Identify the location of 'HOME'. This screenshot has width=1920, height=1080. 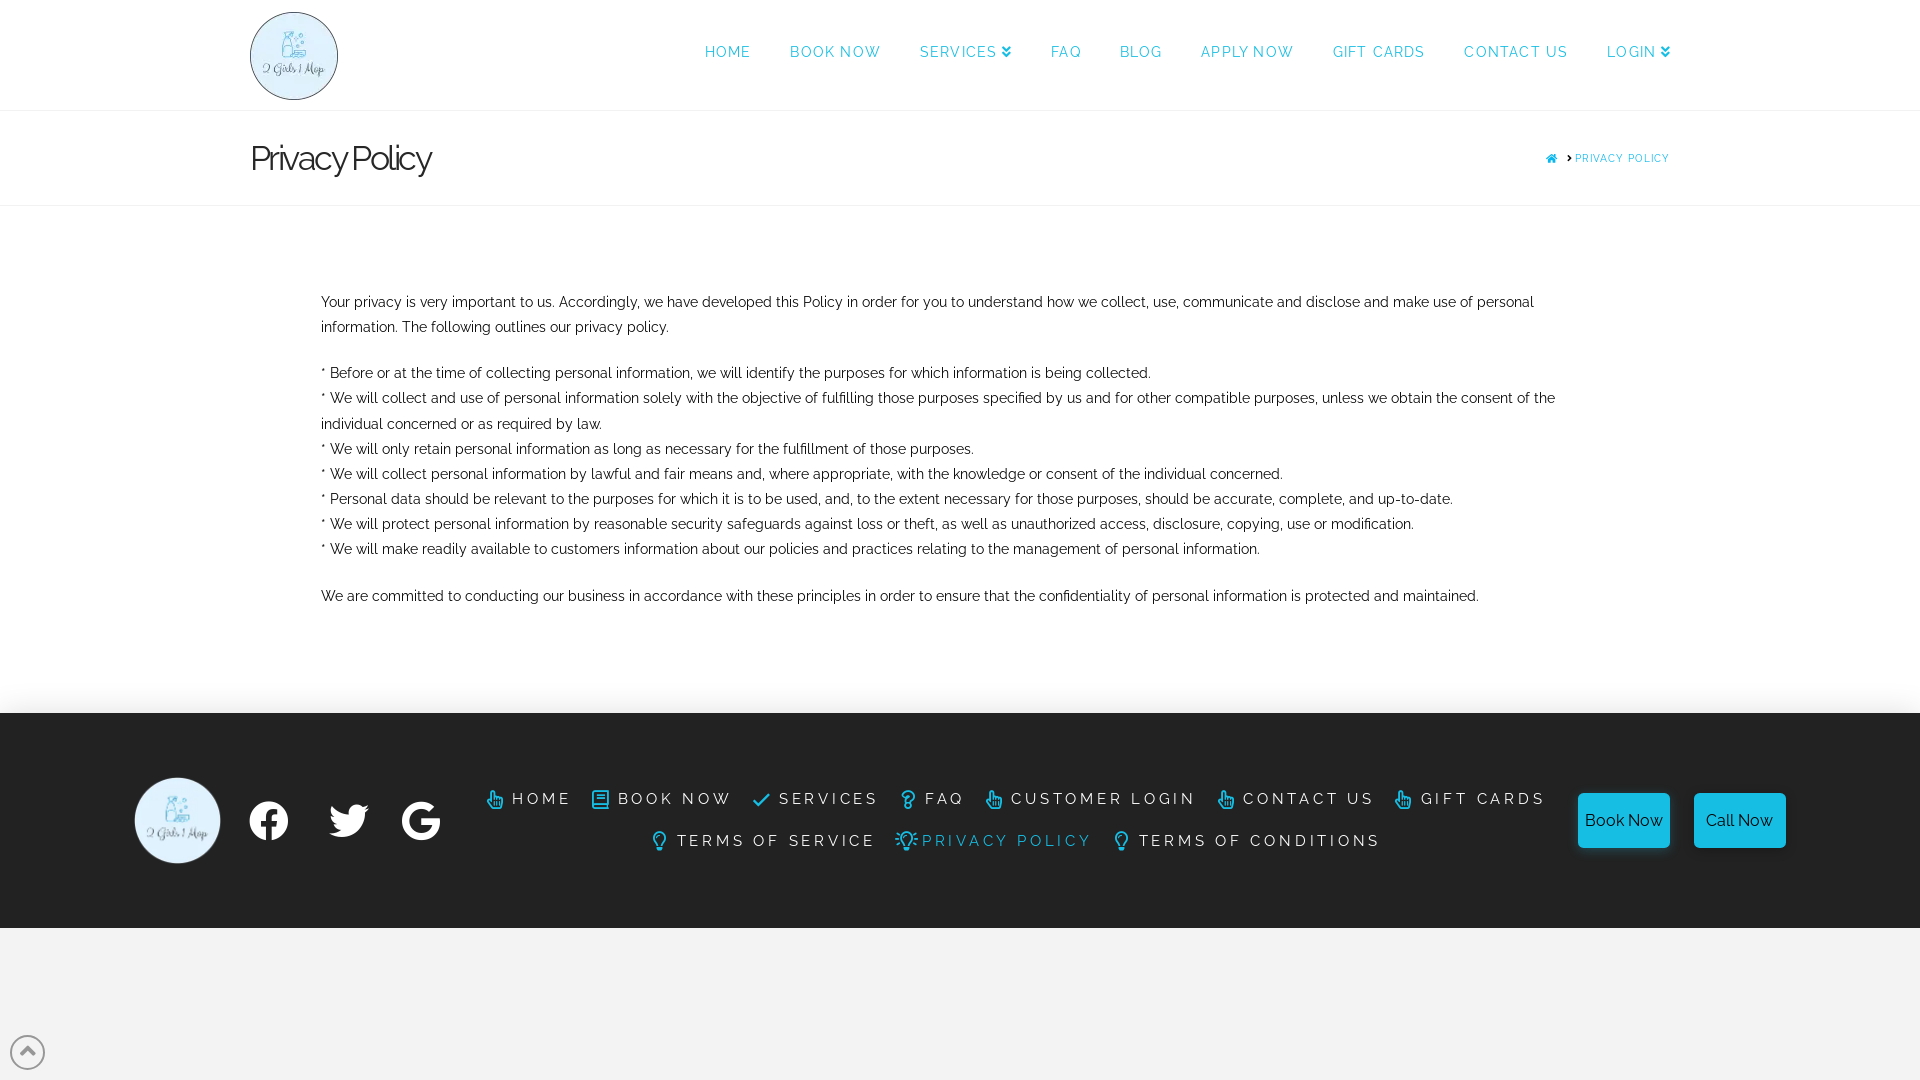
(727, 53).